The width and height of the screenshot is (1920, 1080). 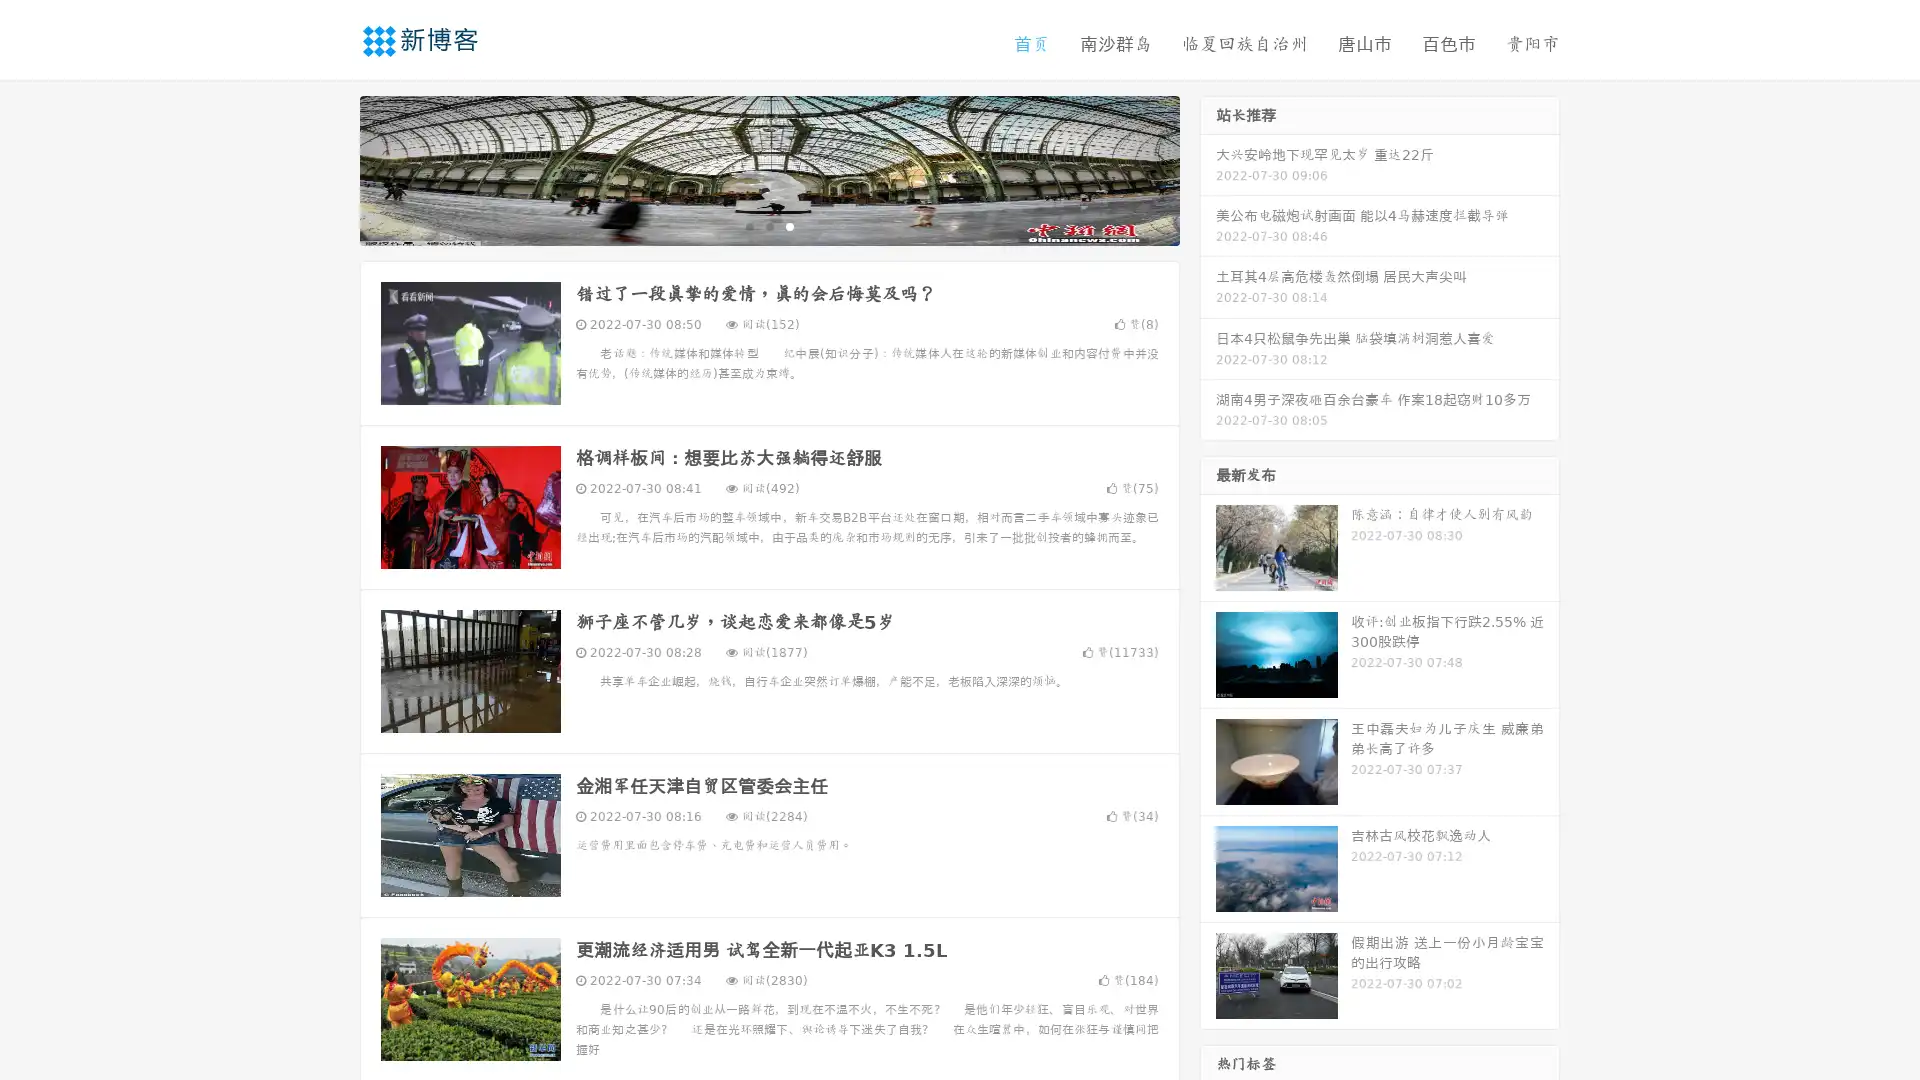 I want to click on Previous slide, so click(x=330, y=168).